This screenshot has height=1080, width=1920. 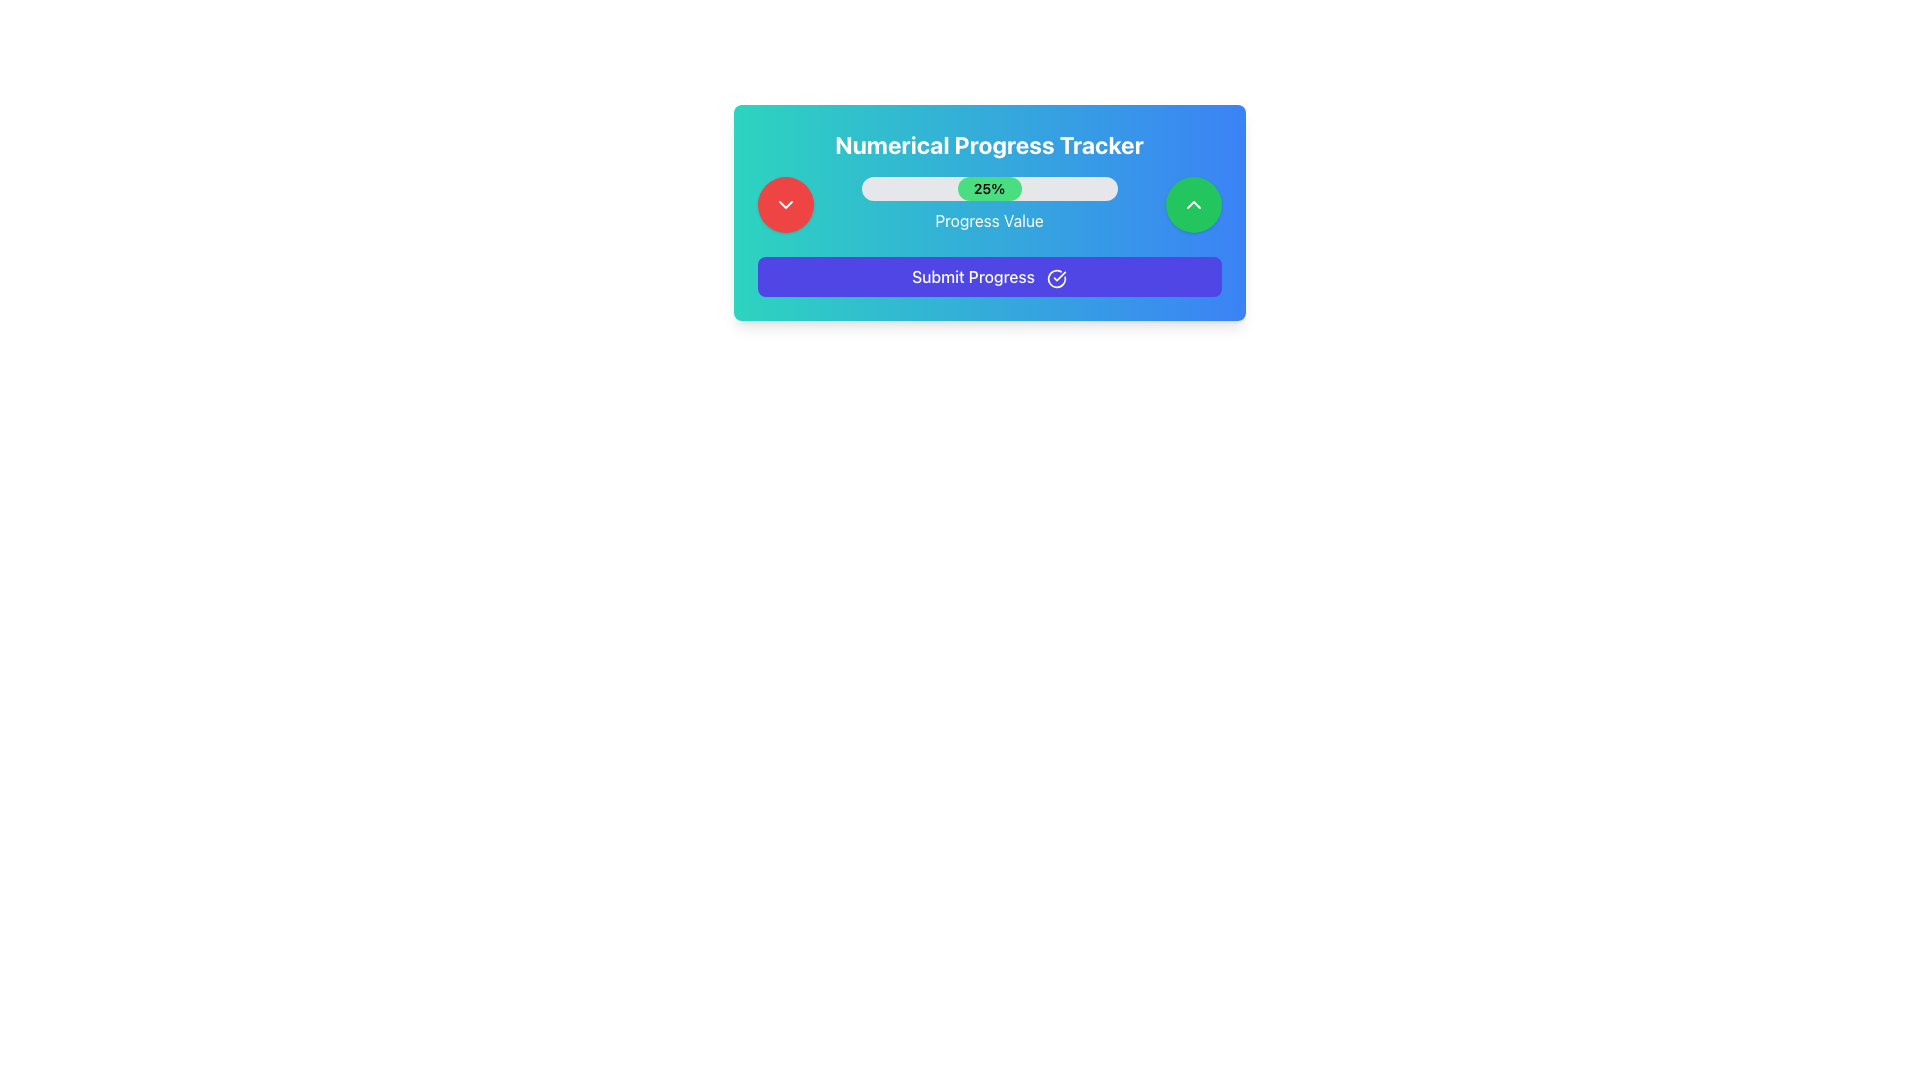 What do you see at coordinates (1193, 204) in the screenshot?
I see `the upward-facing chevron icon within the circular green button located on the right side of the 'Numerical Progress Tracker' section` at bounding box center [1193, 204].